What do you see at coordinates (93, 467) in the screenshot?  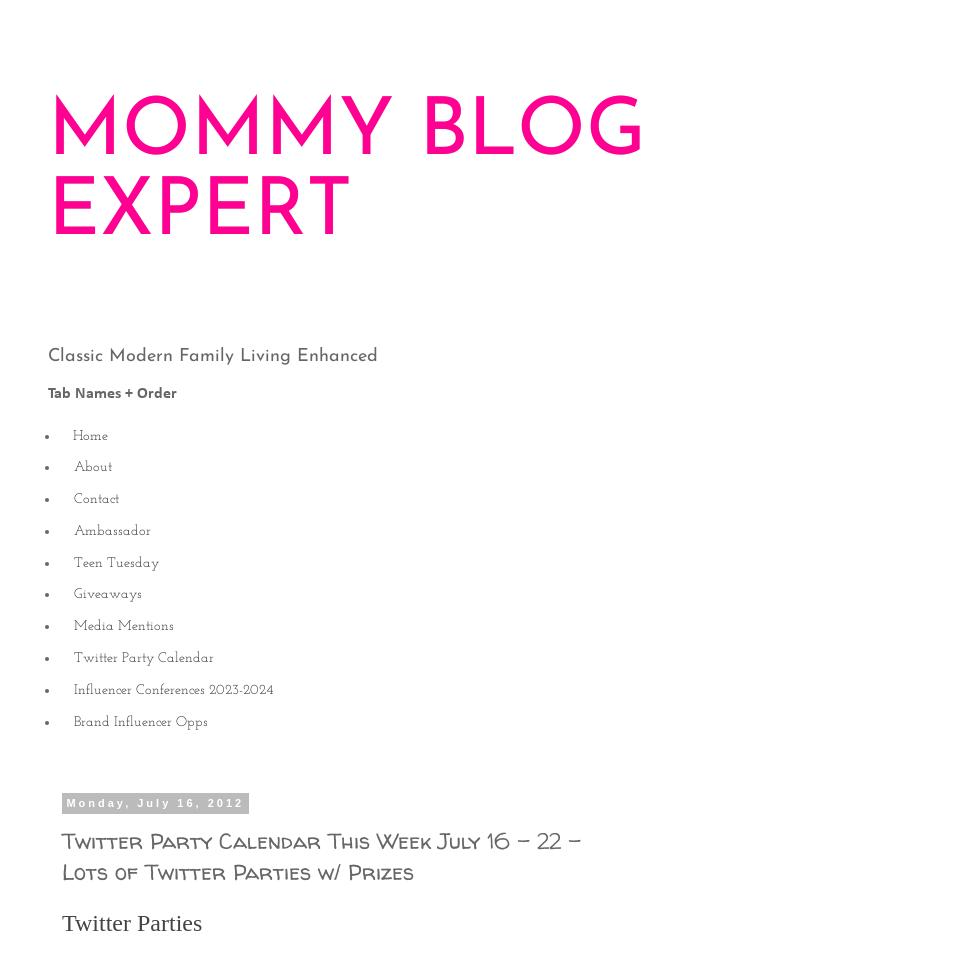 I see `'About'` at bounding box center [93, 467].